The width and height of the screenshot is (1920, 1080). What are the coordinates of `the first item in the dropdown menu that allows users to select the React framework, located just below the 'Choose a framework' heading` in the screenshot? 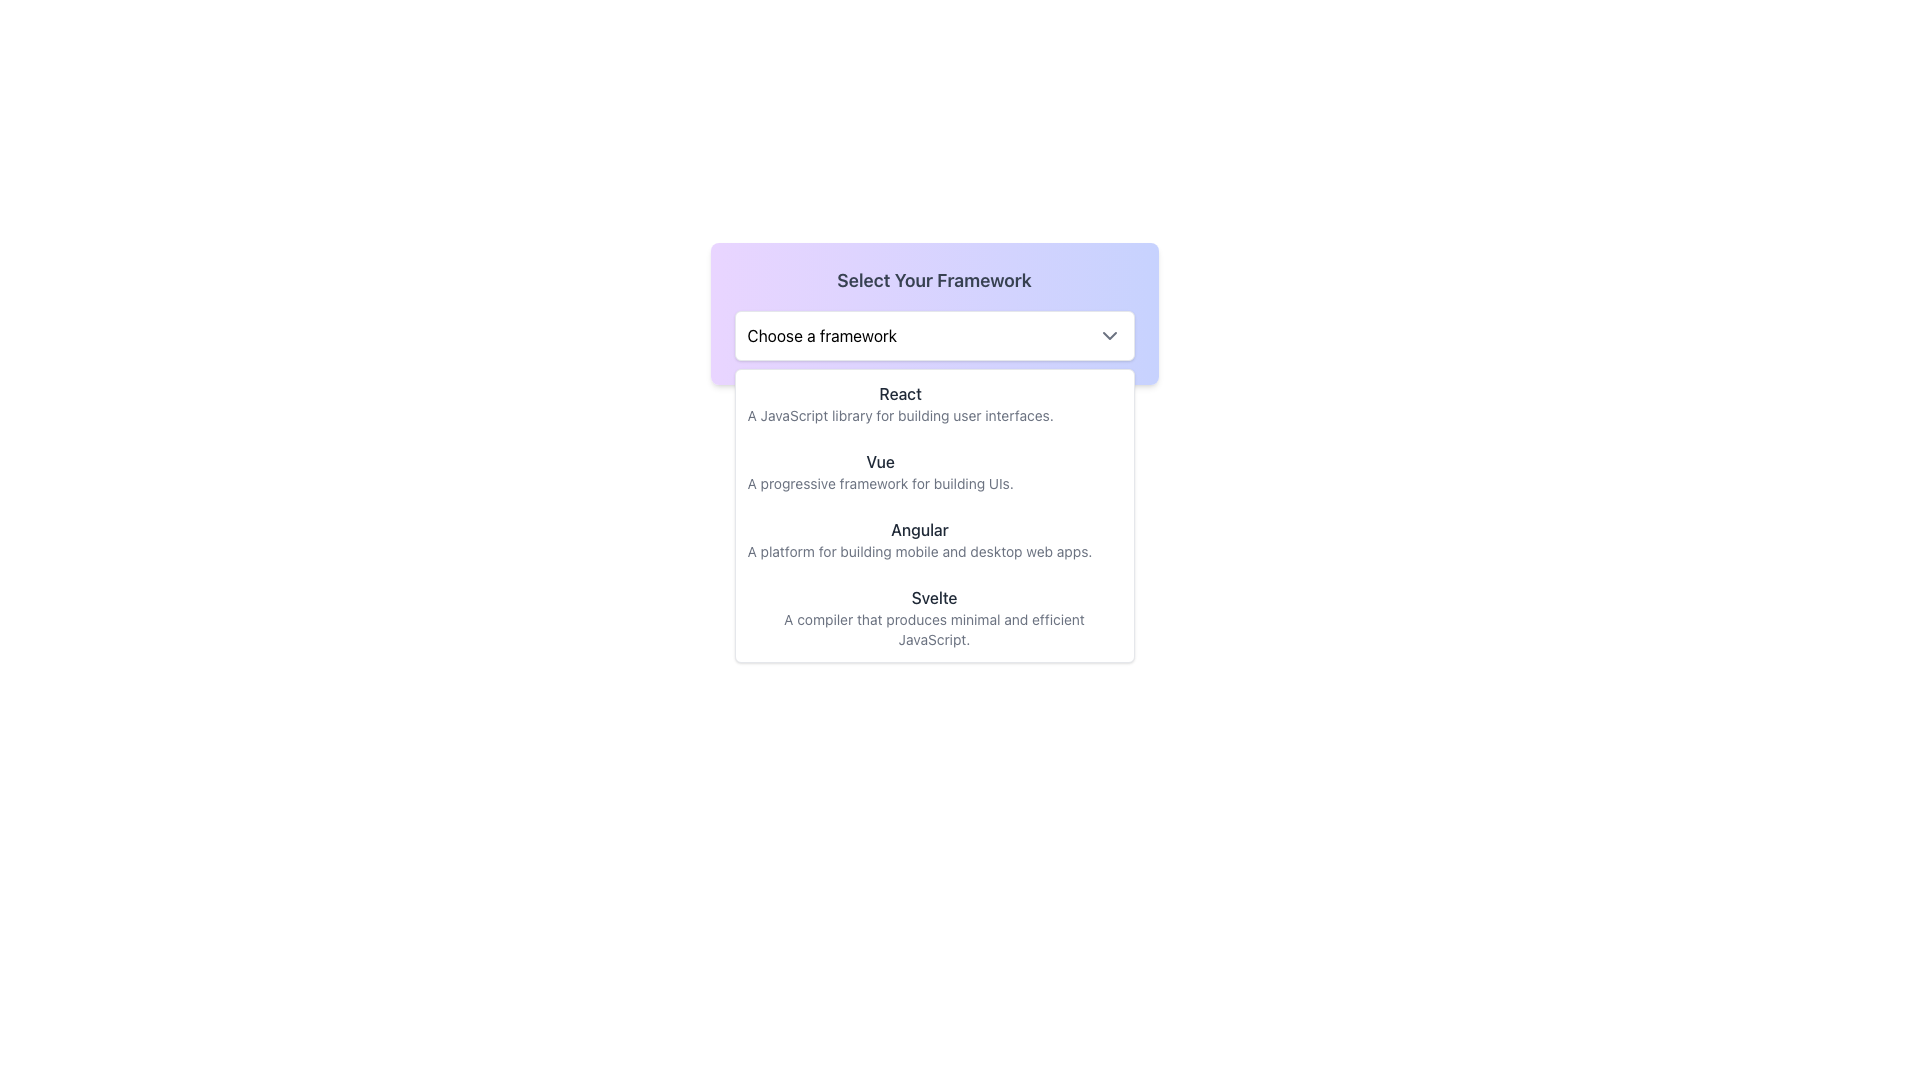 It's located at (933, 404).